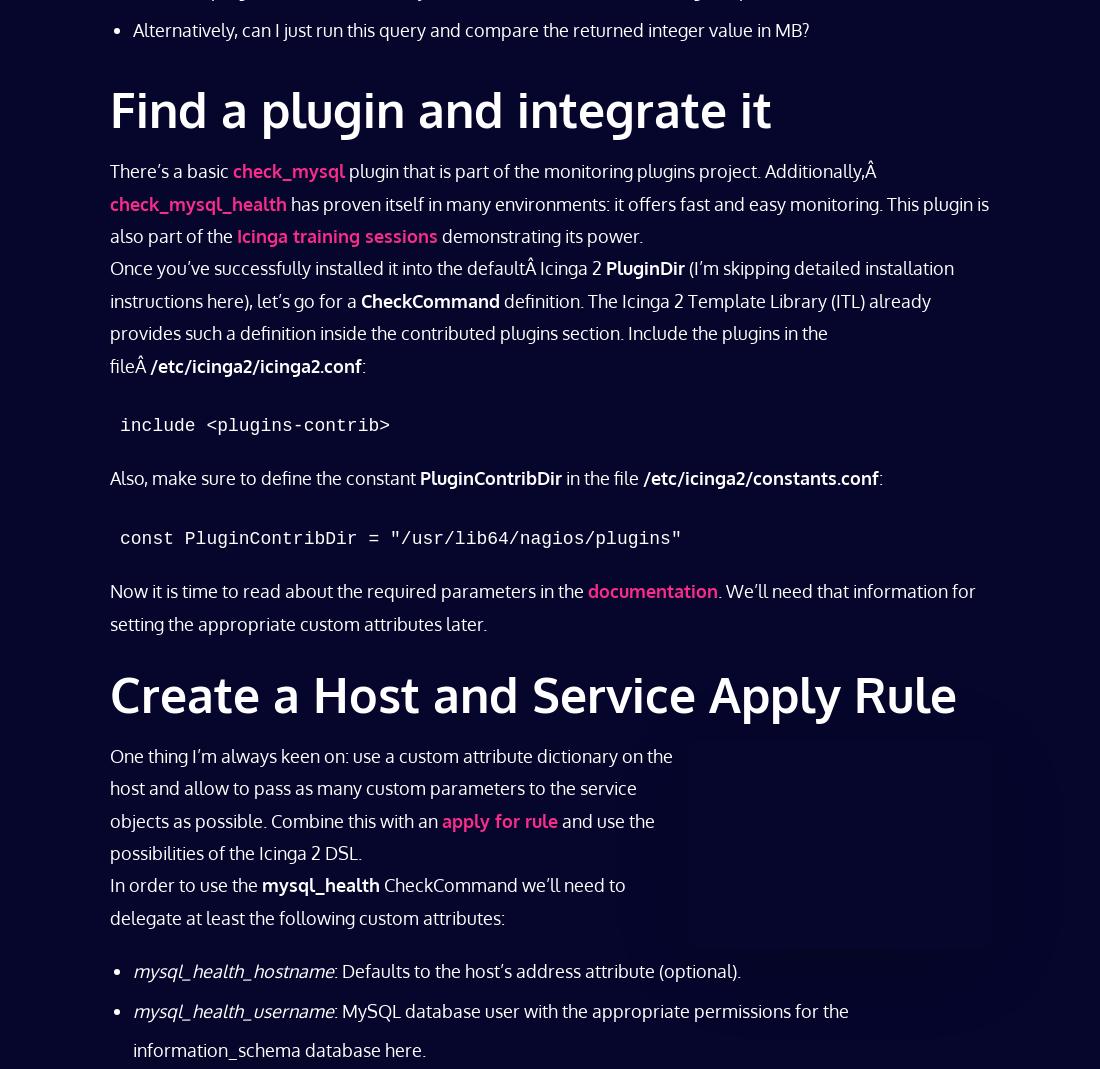 The height and width of the screenshot is (1069, 1100). What do you see at coordinates (336, 235) in the screenshot?
I see `'Icinga training sessions'` at bounding box center [336, 235].